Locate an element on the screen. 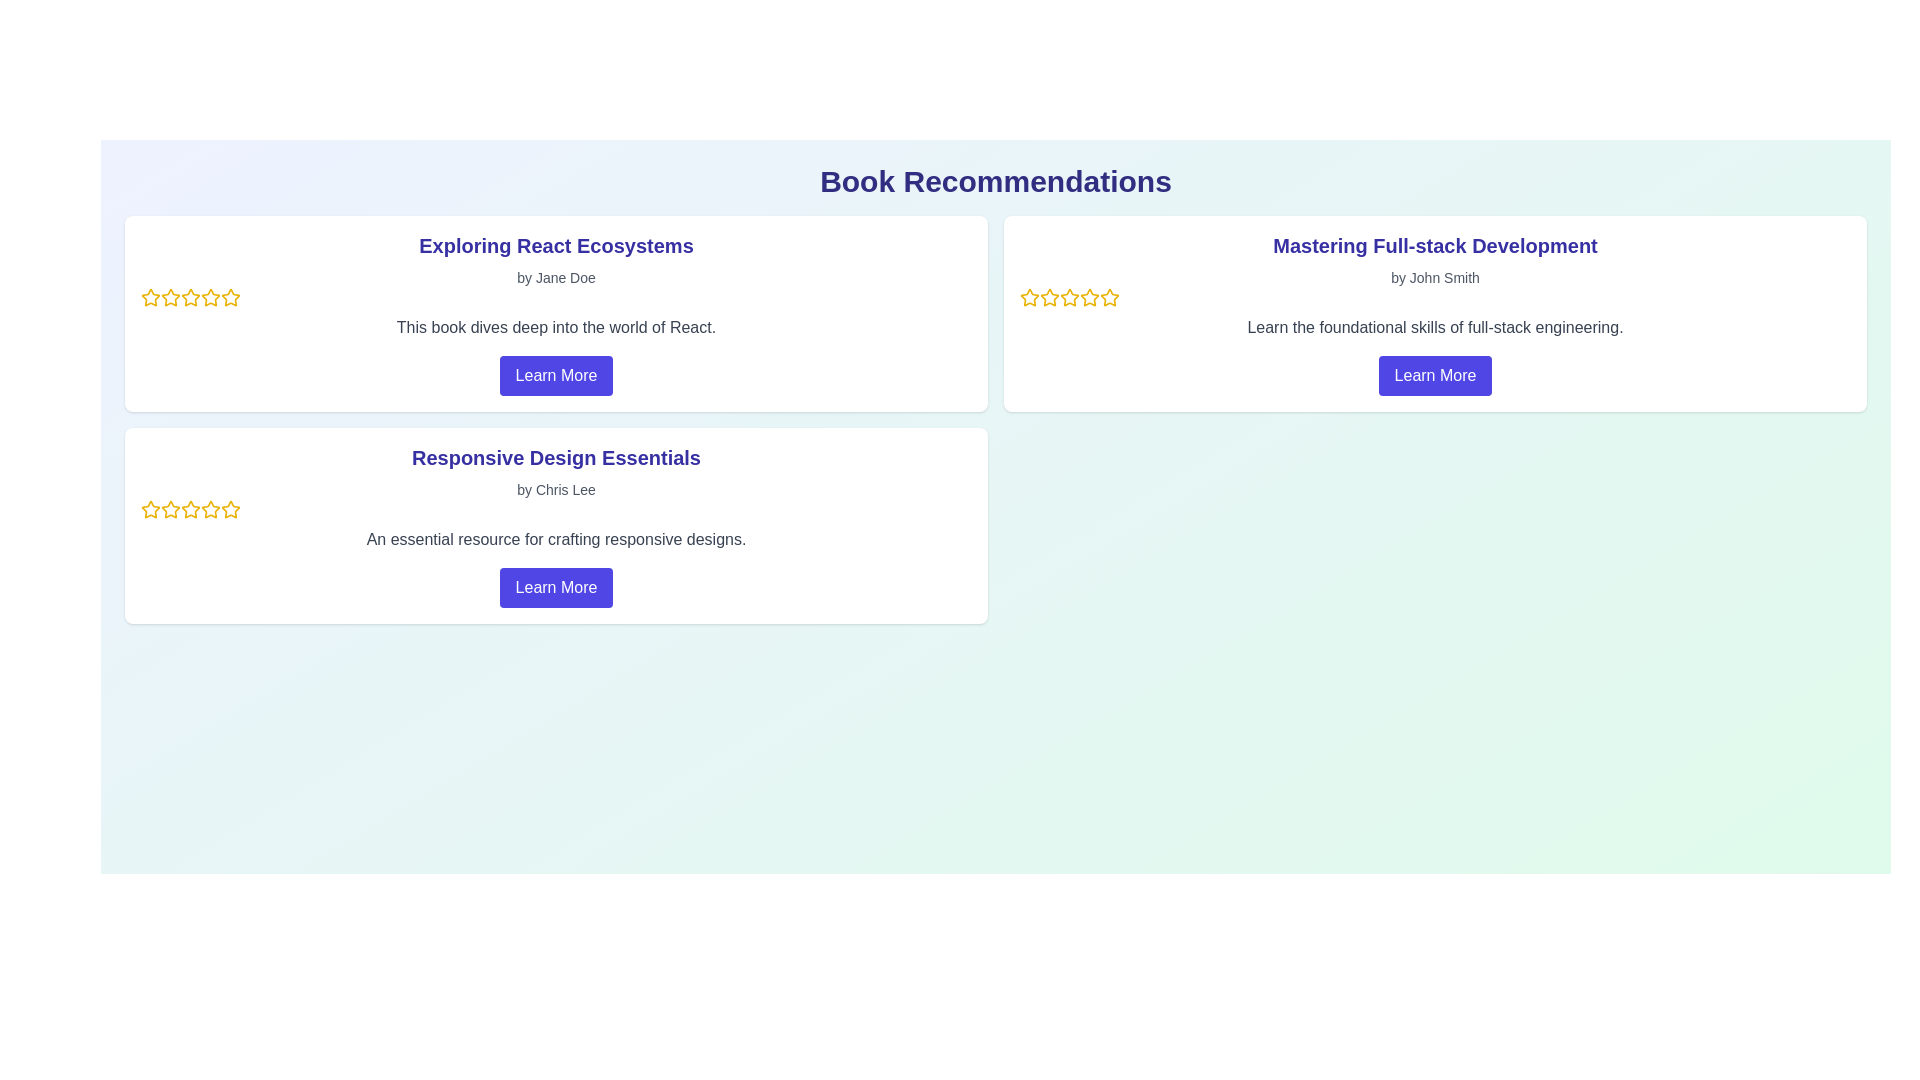  the first rating star in the five-point rating system for 'Exploring React Ecosystems' is located at coordinates (149, 297).